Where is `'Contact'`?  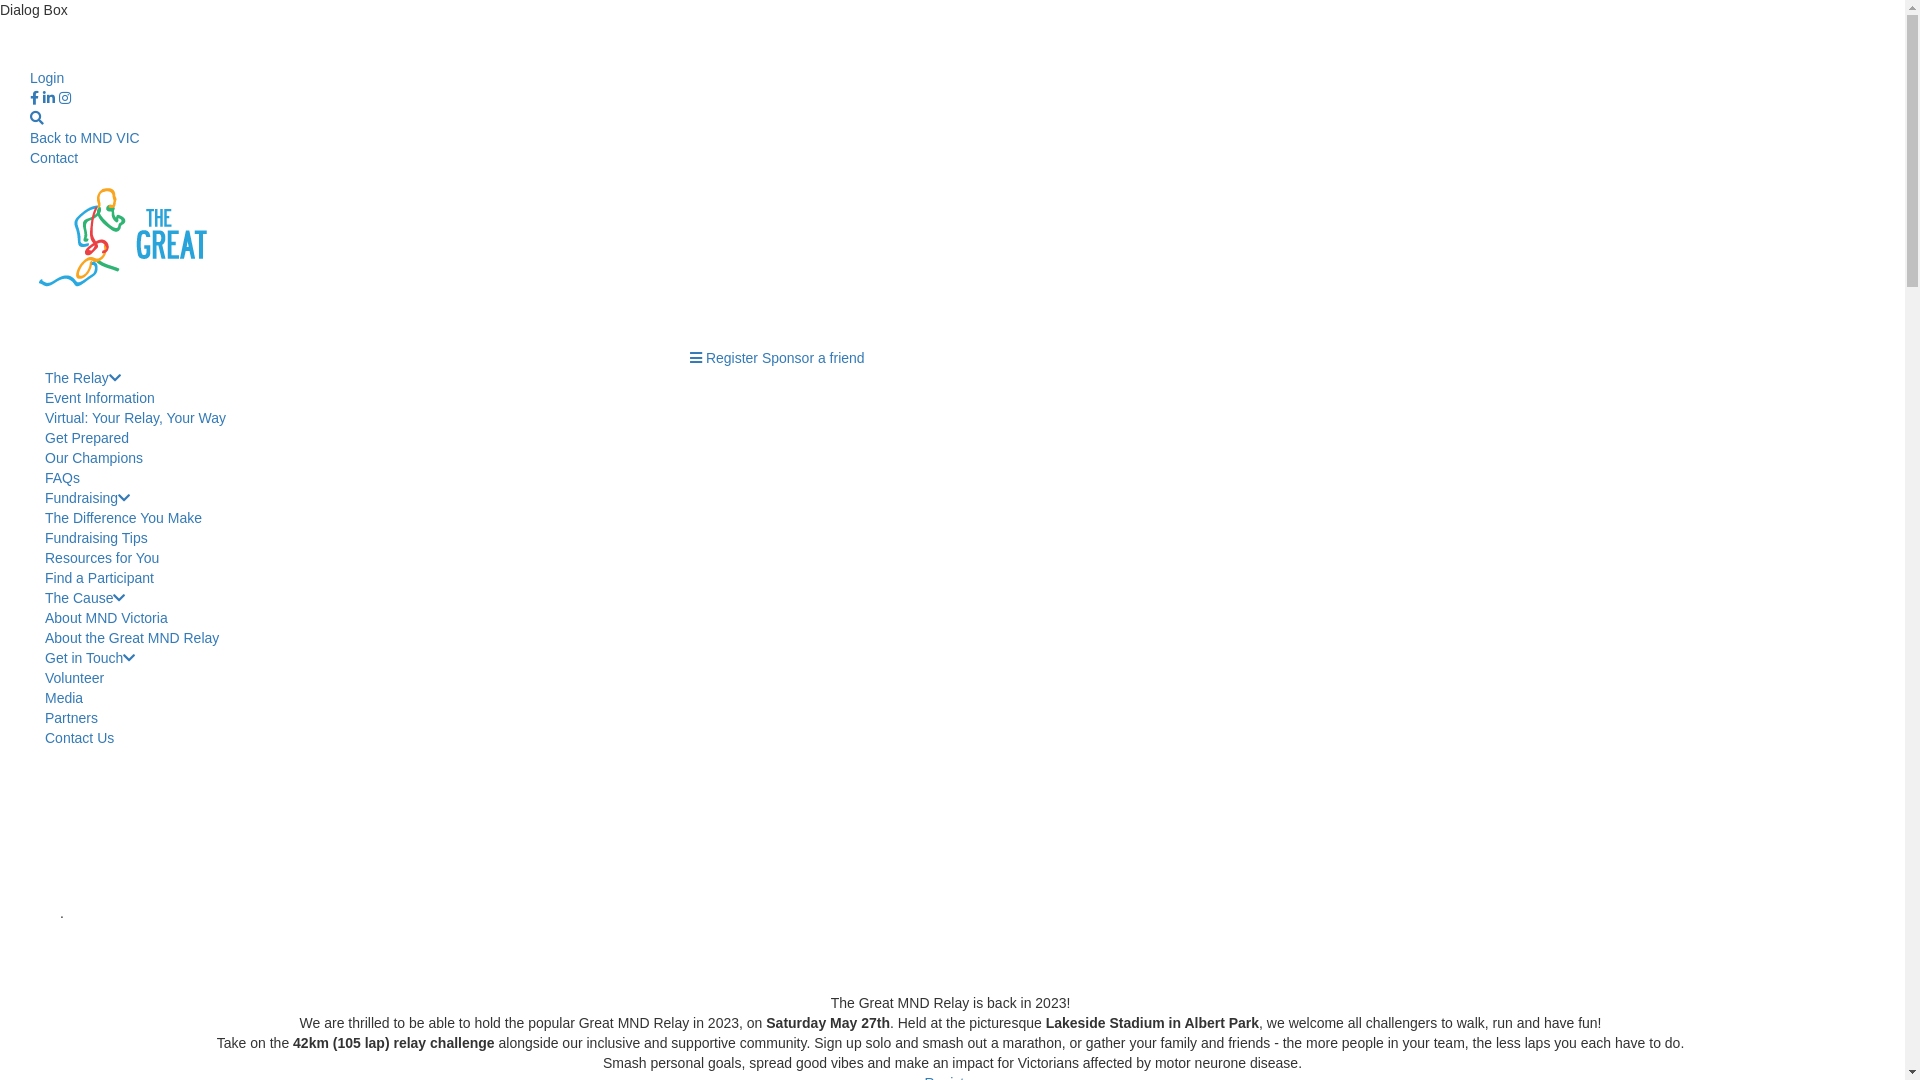
'Contact' is located at coordinates (53, 157).